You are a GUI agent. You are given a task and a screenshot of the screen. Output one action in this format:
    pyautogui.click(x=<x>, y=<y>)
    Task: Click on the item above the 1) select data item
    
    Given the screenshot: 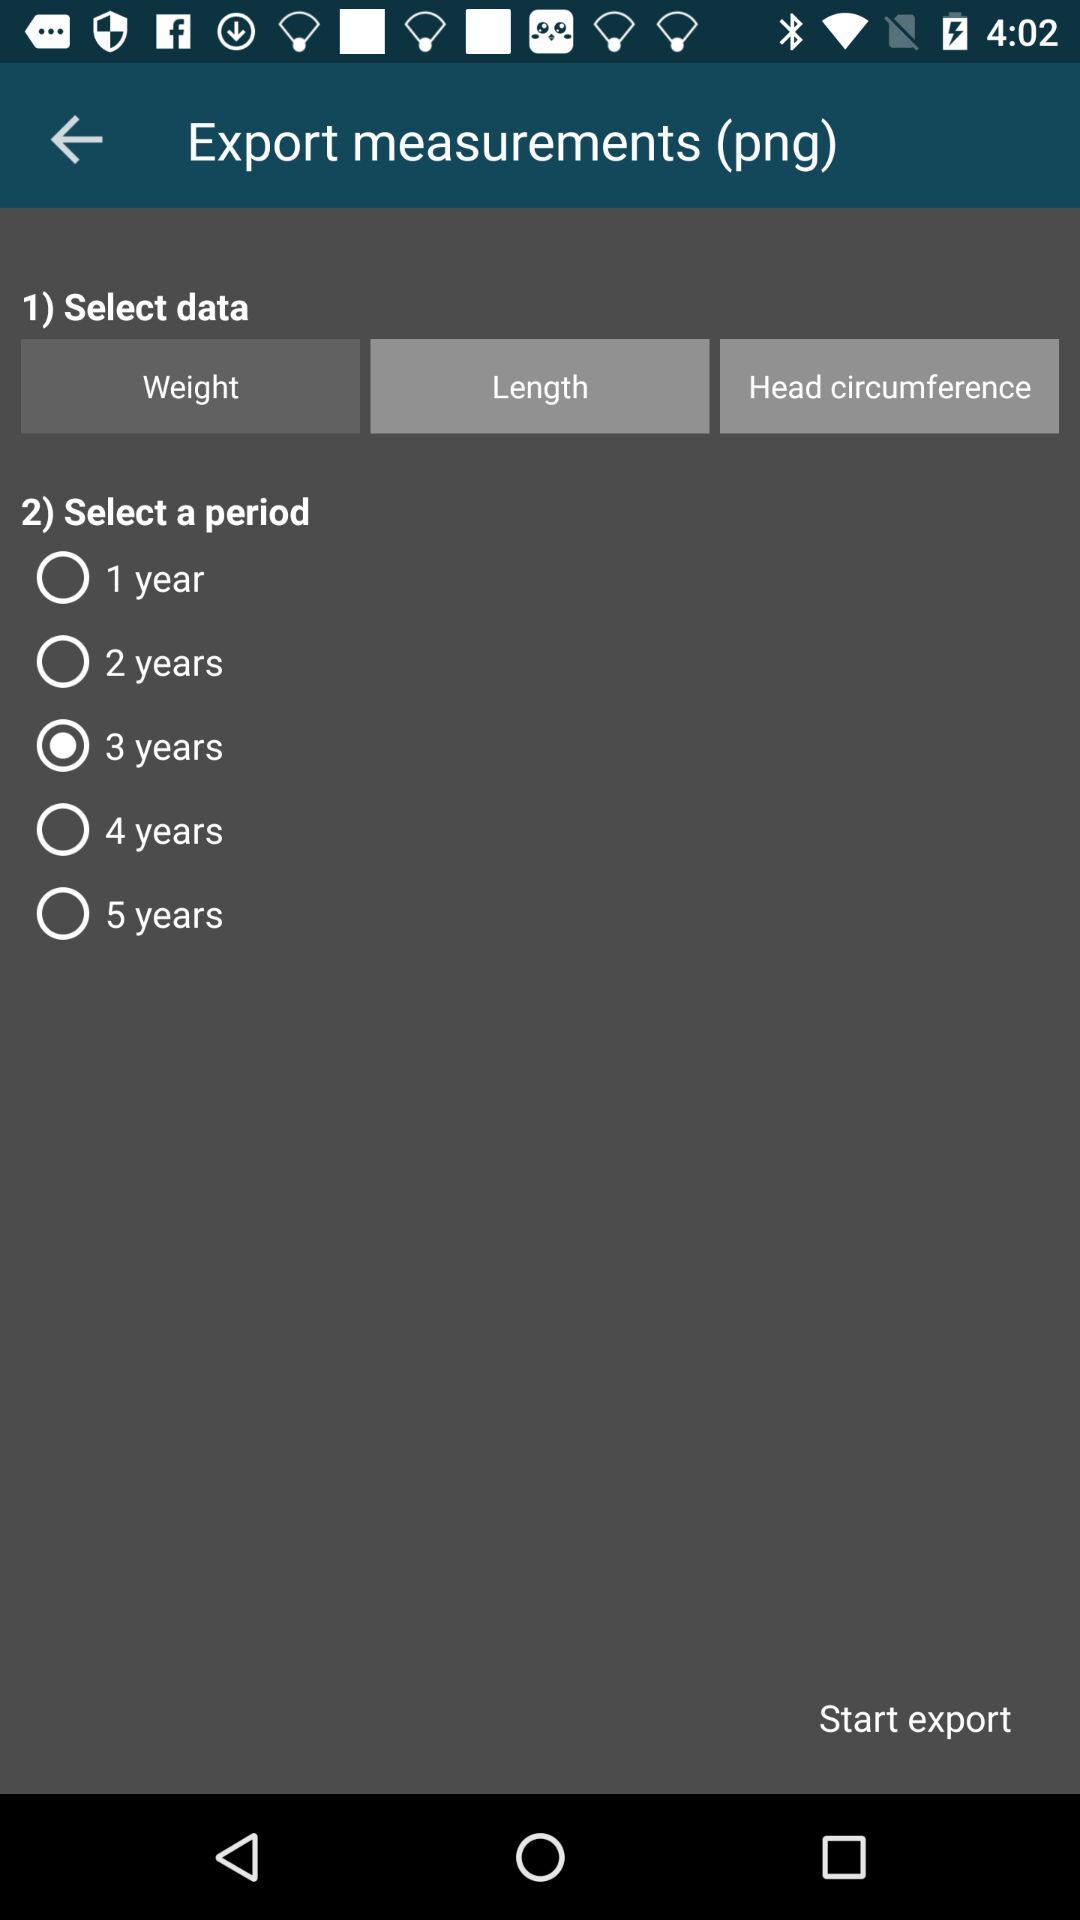 What is the action you would take?
    pyautogui.click(x=75, y=138)
    